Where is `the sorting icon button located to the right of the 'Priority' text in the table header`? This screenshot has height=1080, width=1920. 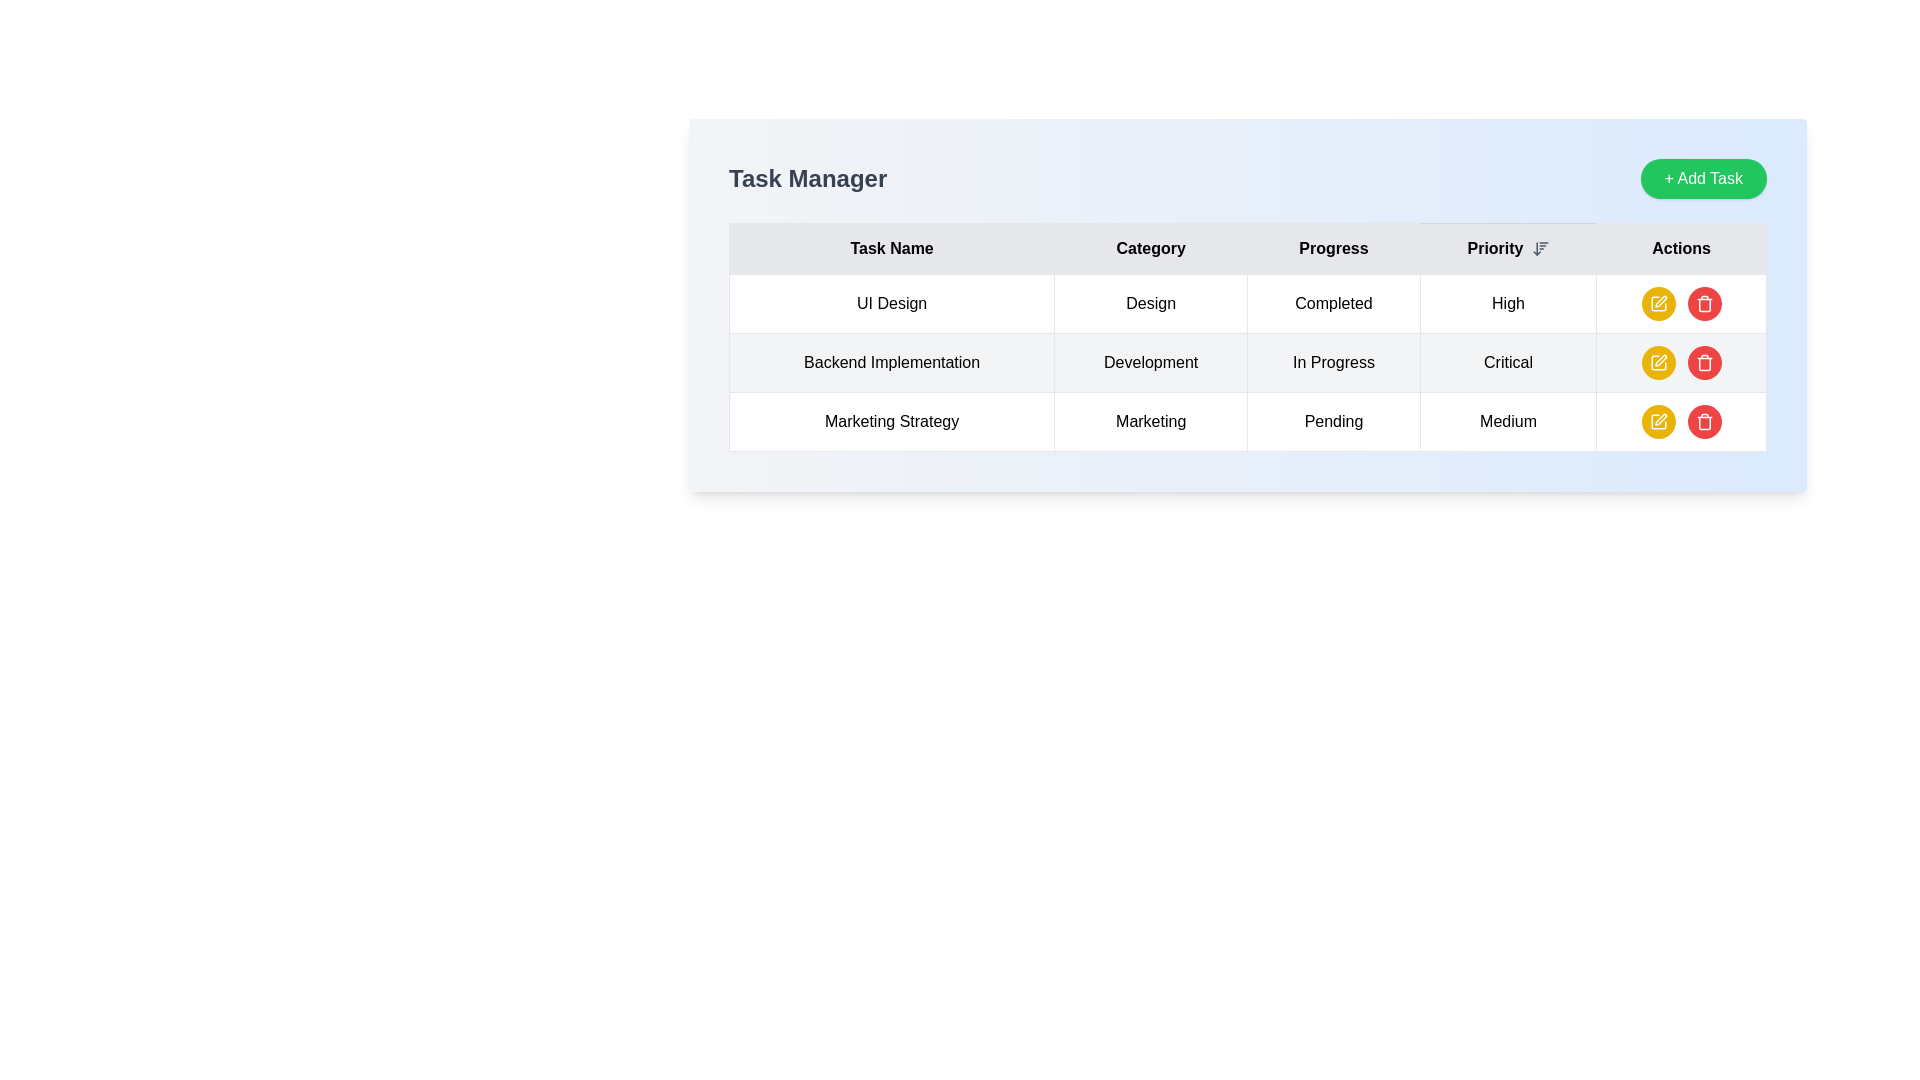 the sorting icon button located to the right of the 'Priority' text in the table header is located at coordinates (1539, 248).